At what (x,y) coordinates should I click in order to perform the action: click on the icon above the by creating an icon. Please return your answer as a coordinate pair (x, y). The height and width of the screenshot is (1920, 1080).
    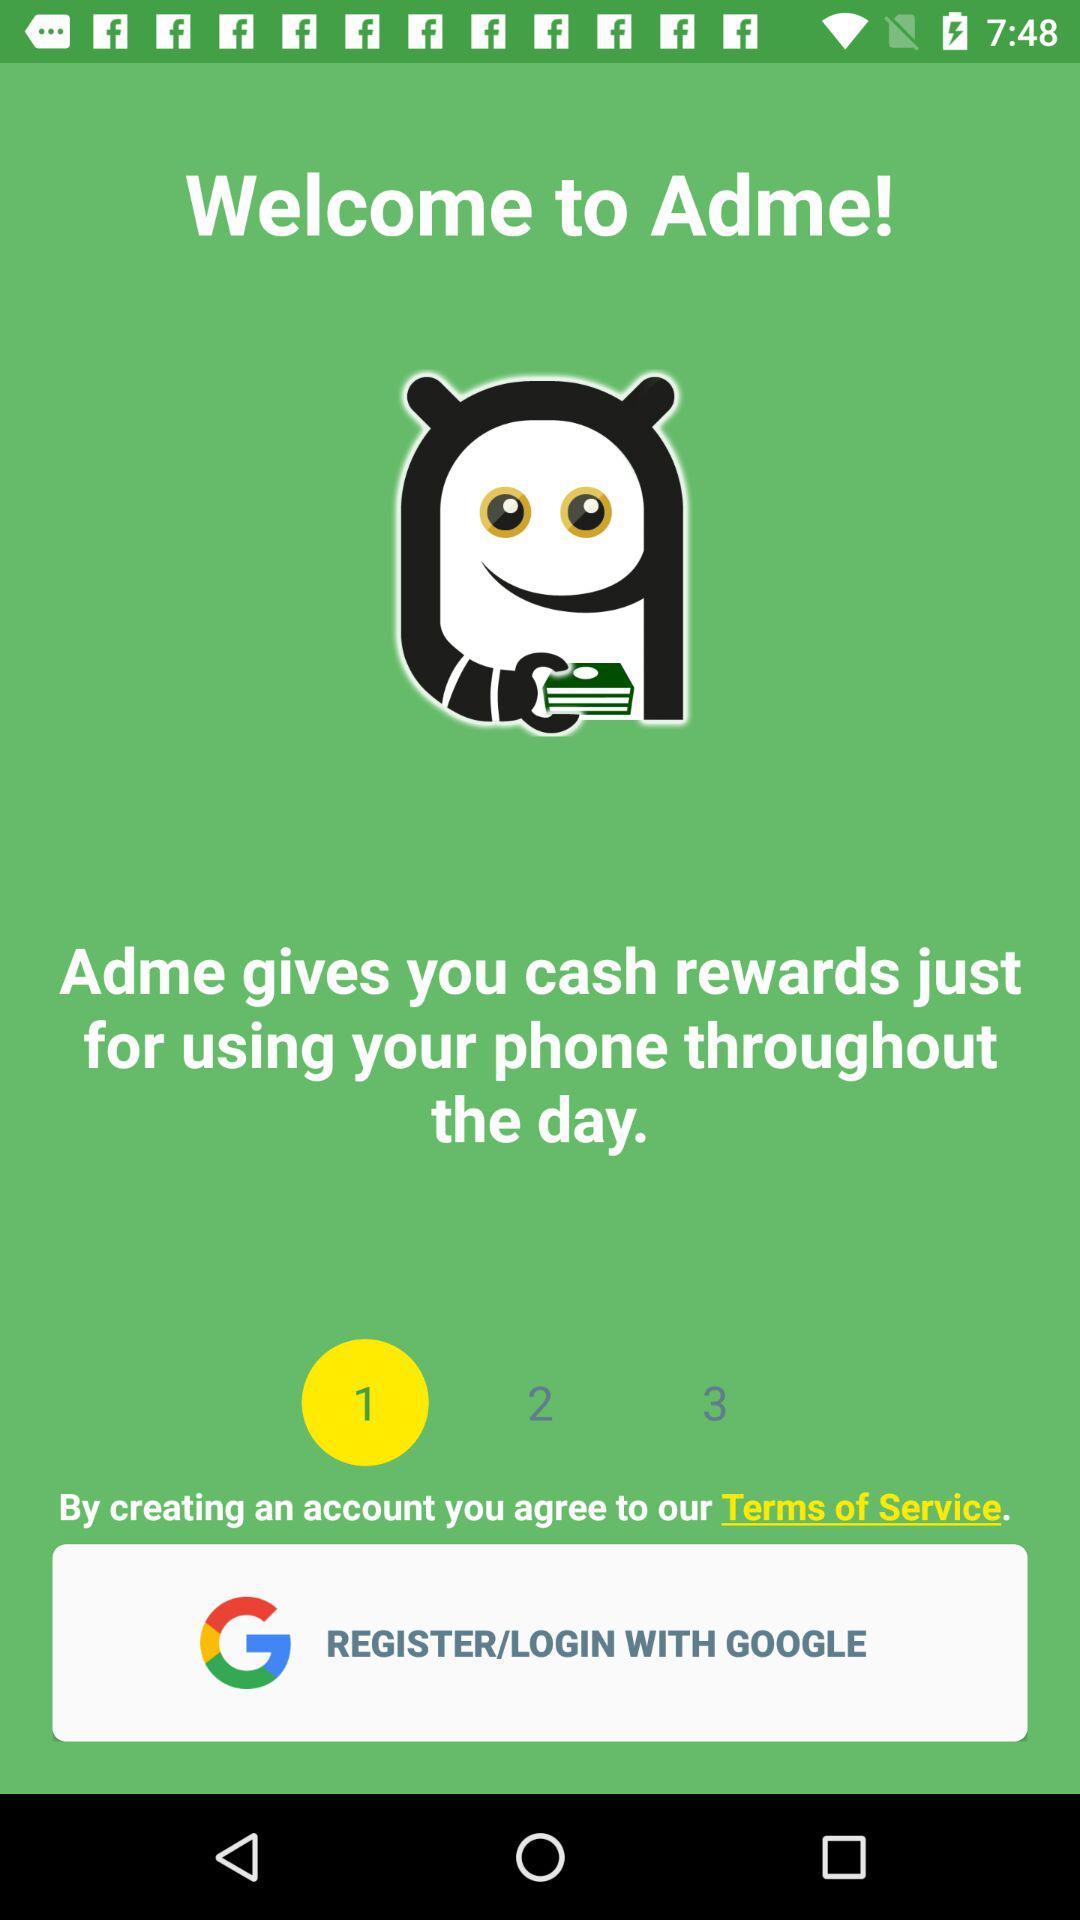
    Looking at the image, I should click on (540, 1401).